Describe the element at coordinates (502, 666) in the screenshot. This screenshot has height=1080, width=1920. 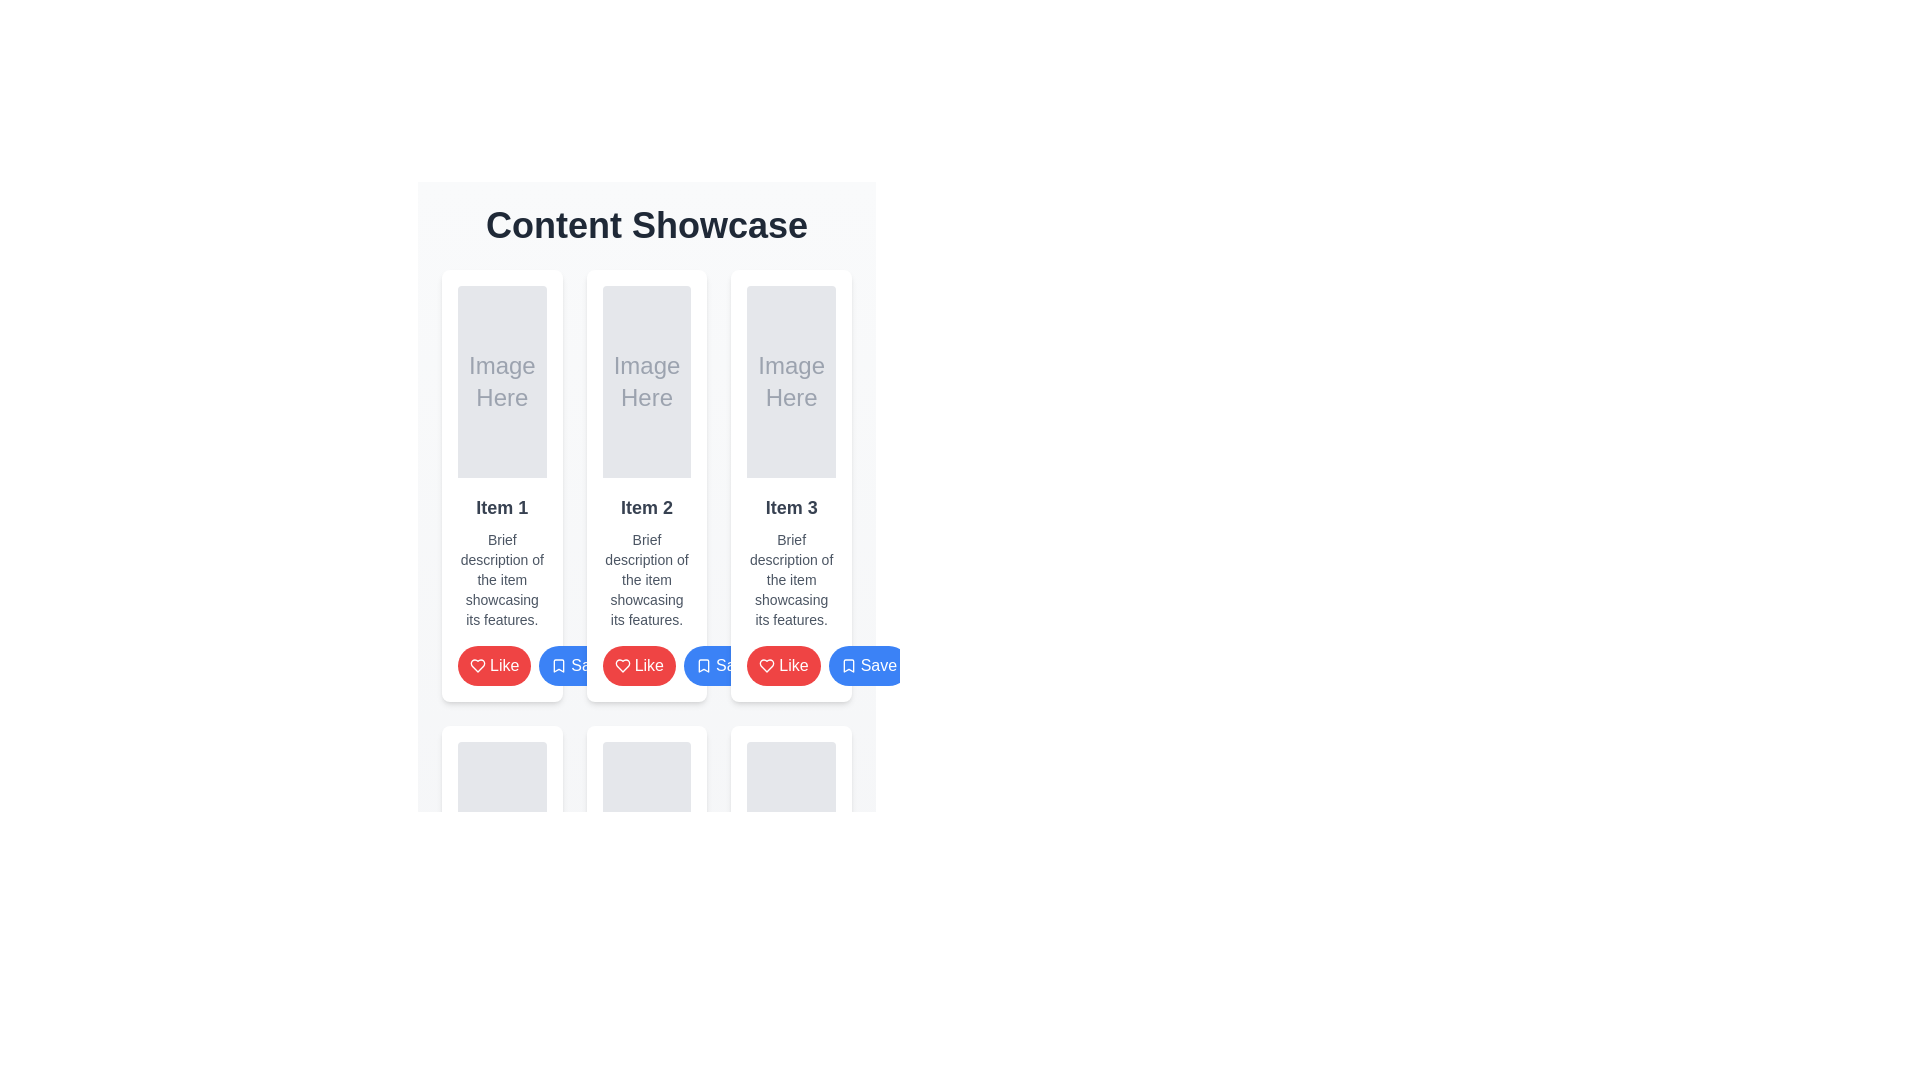
I see `the red rounded button labeled 'Like' with a white text and a heart icon to register a like` at that location.